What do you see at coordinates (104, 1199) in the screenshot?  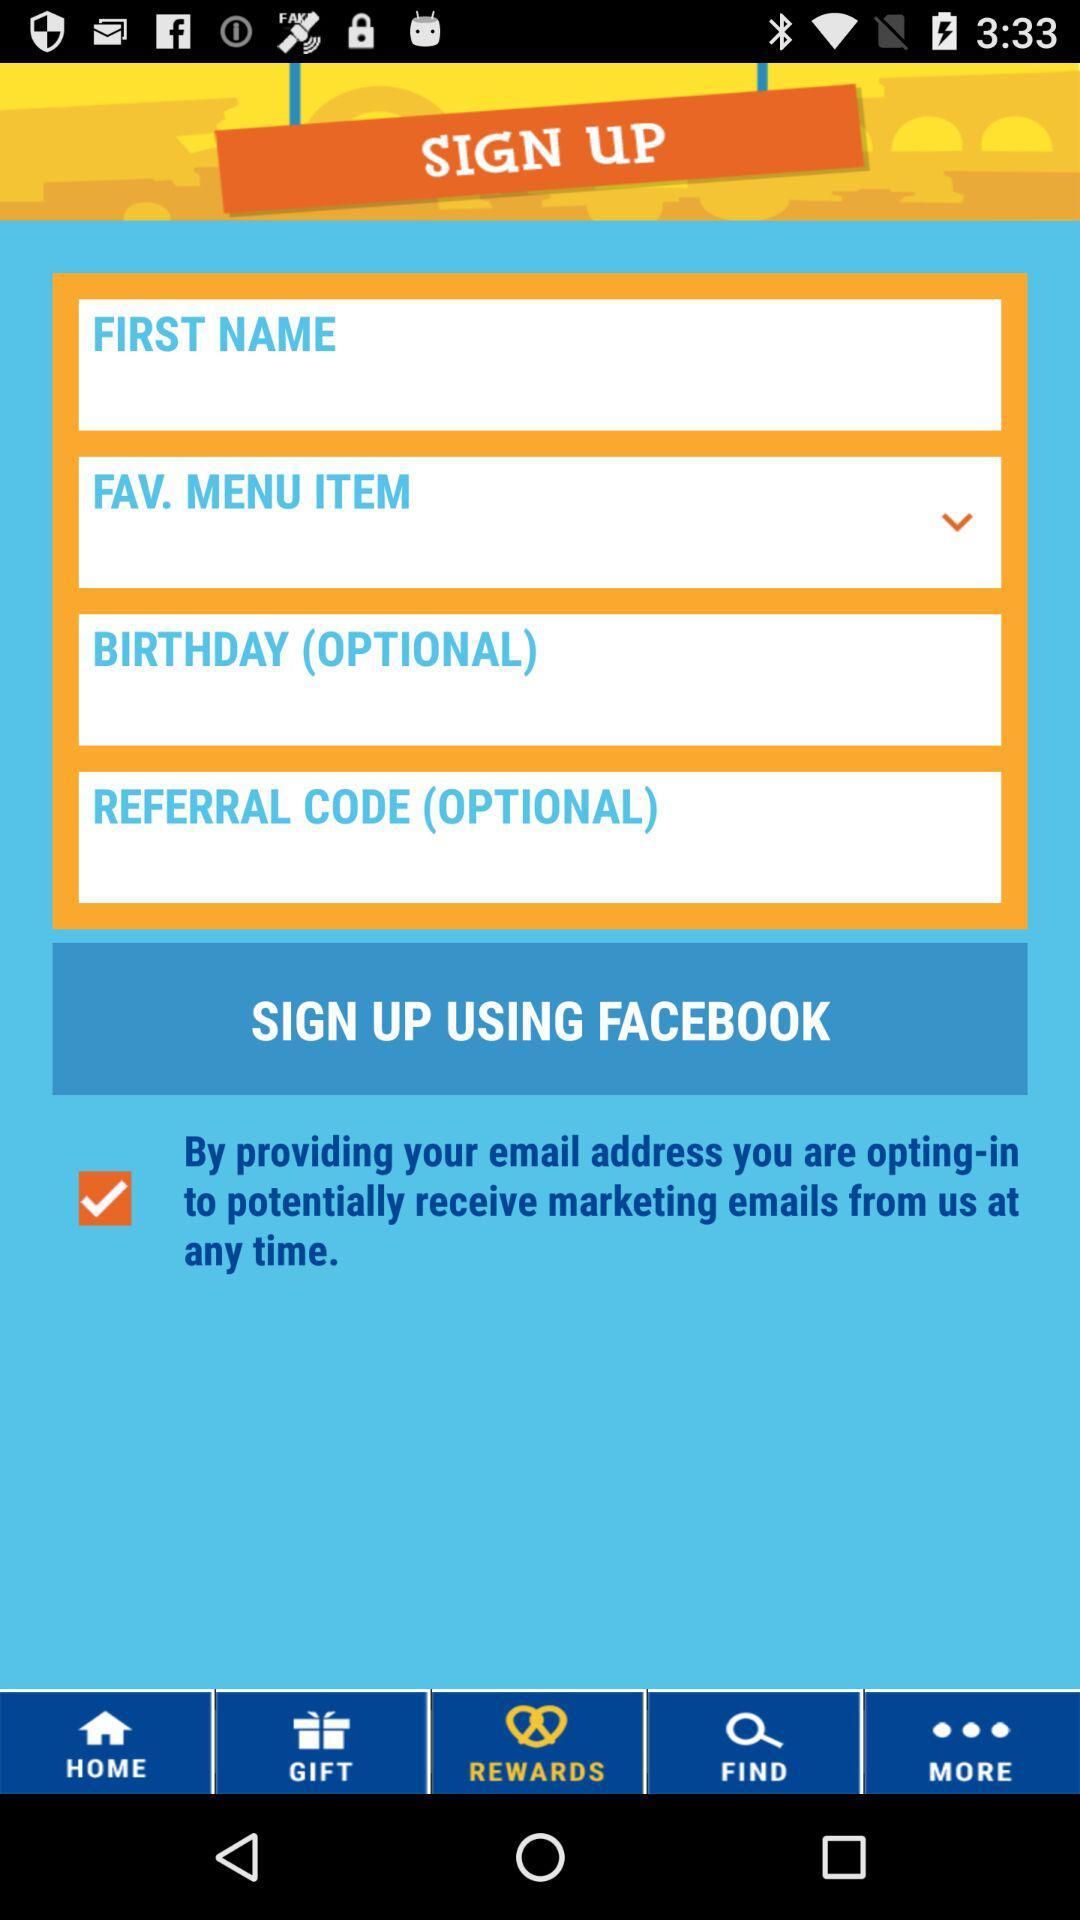 I see `opt in` at bounding box center [104, 1199].